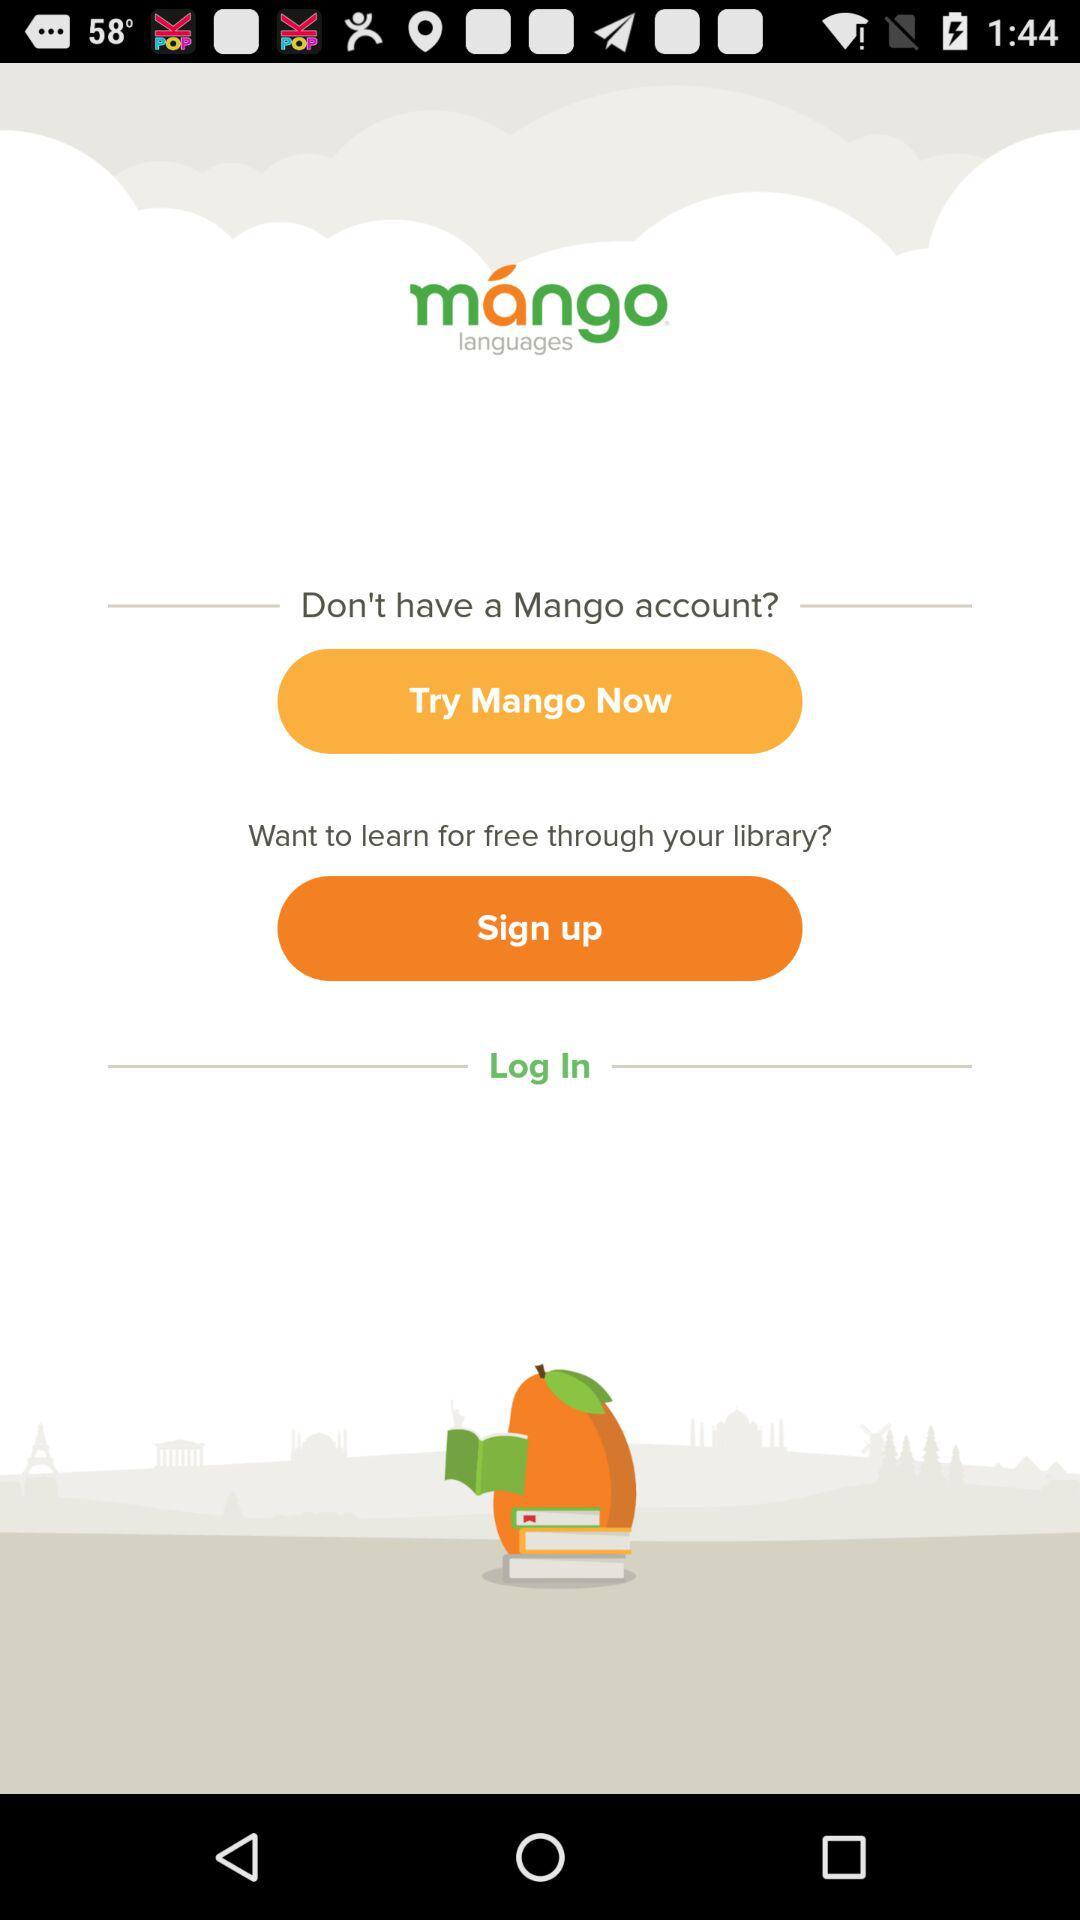 Image resolution: width=1080 pixels, height=1920 pixels. What do you see at coordinates (540, 701) in the screenshot?
I see `item below the don t have icon` at bounding box center [540, 701].